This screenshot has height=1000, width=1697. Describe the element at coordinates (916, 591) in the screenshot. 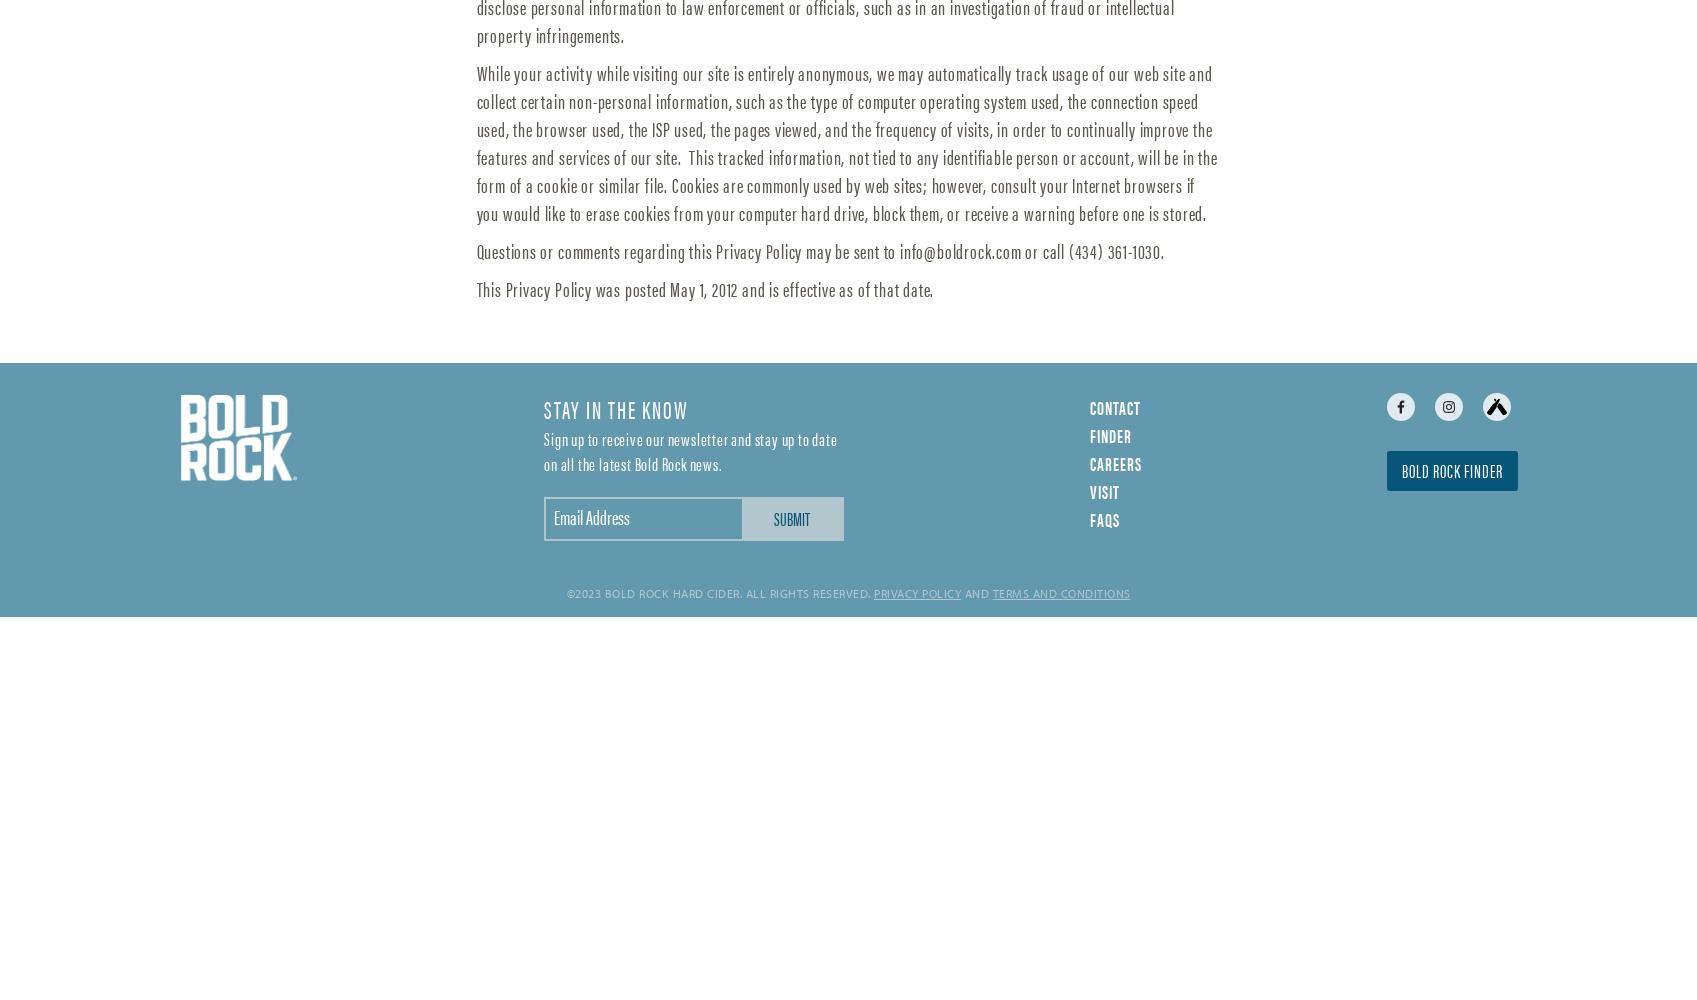

I see `'Privacy Policy'` at that location.